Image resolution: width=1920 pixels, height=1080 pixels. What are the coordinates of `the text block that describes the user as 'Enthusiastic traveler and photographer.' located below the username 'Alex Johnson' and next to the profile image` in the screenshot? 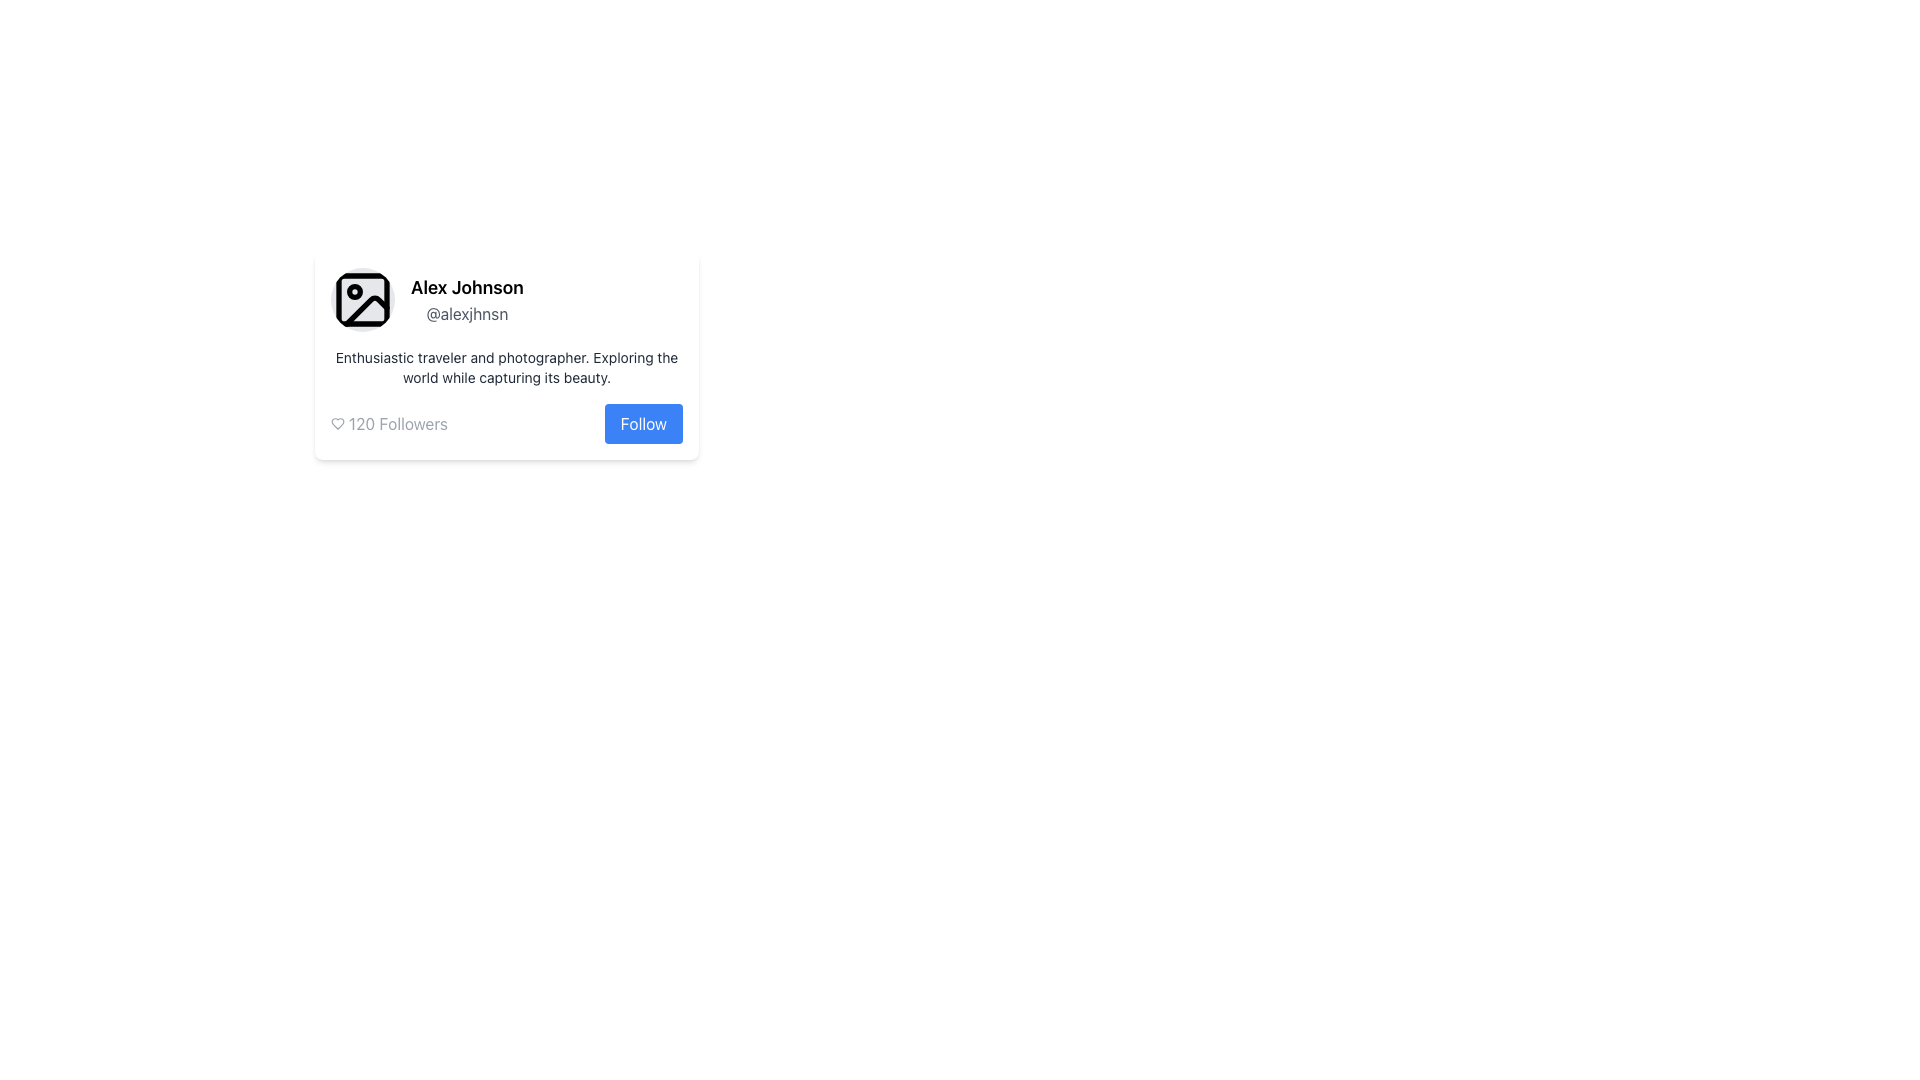 It's located at (507, 367).